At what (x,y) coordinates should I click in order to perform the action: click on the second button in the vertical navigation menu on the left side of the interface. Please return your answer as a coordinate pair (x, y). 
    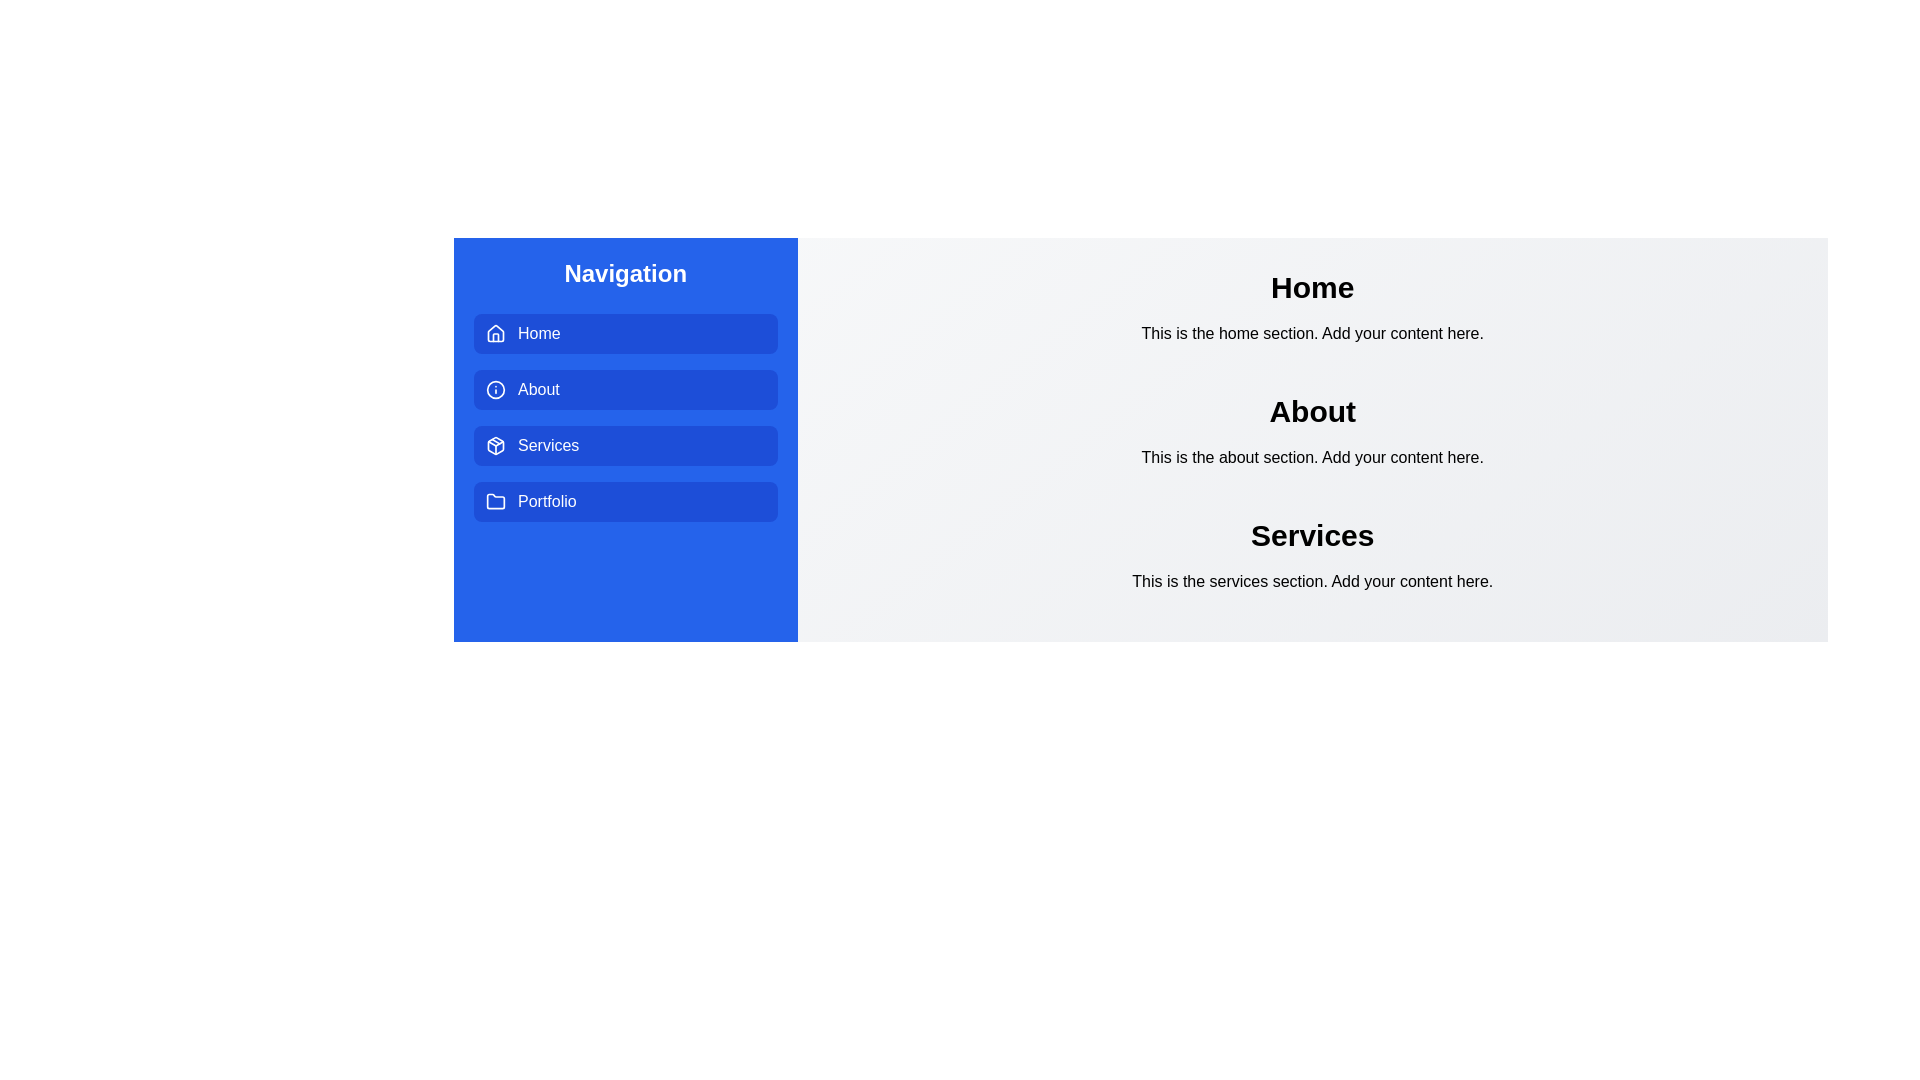
    Looking at the image, I should click on (624, 389).